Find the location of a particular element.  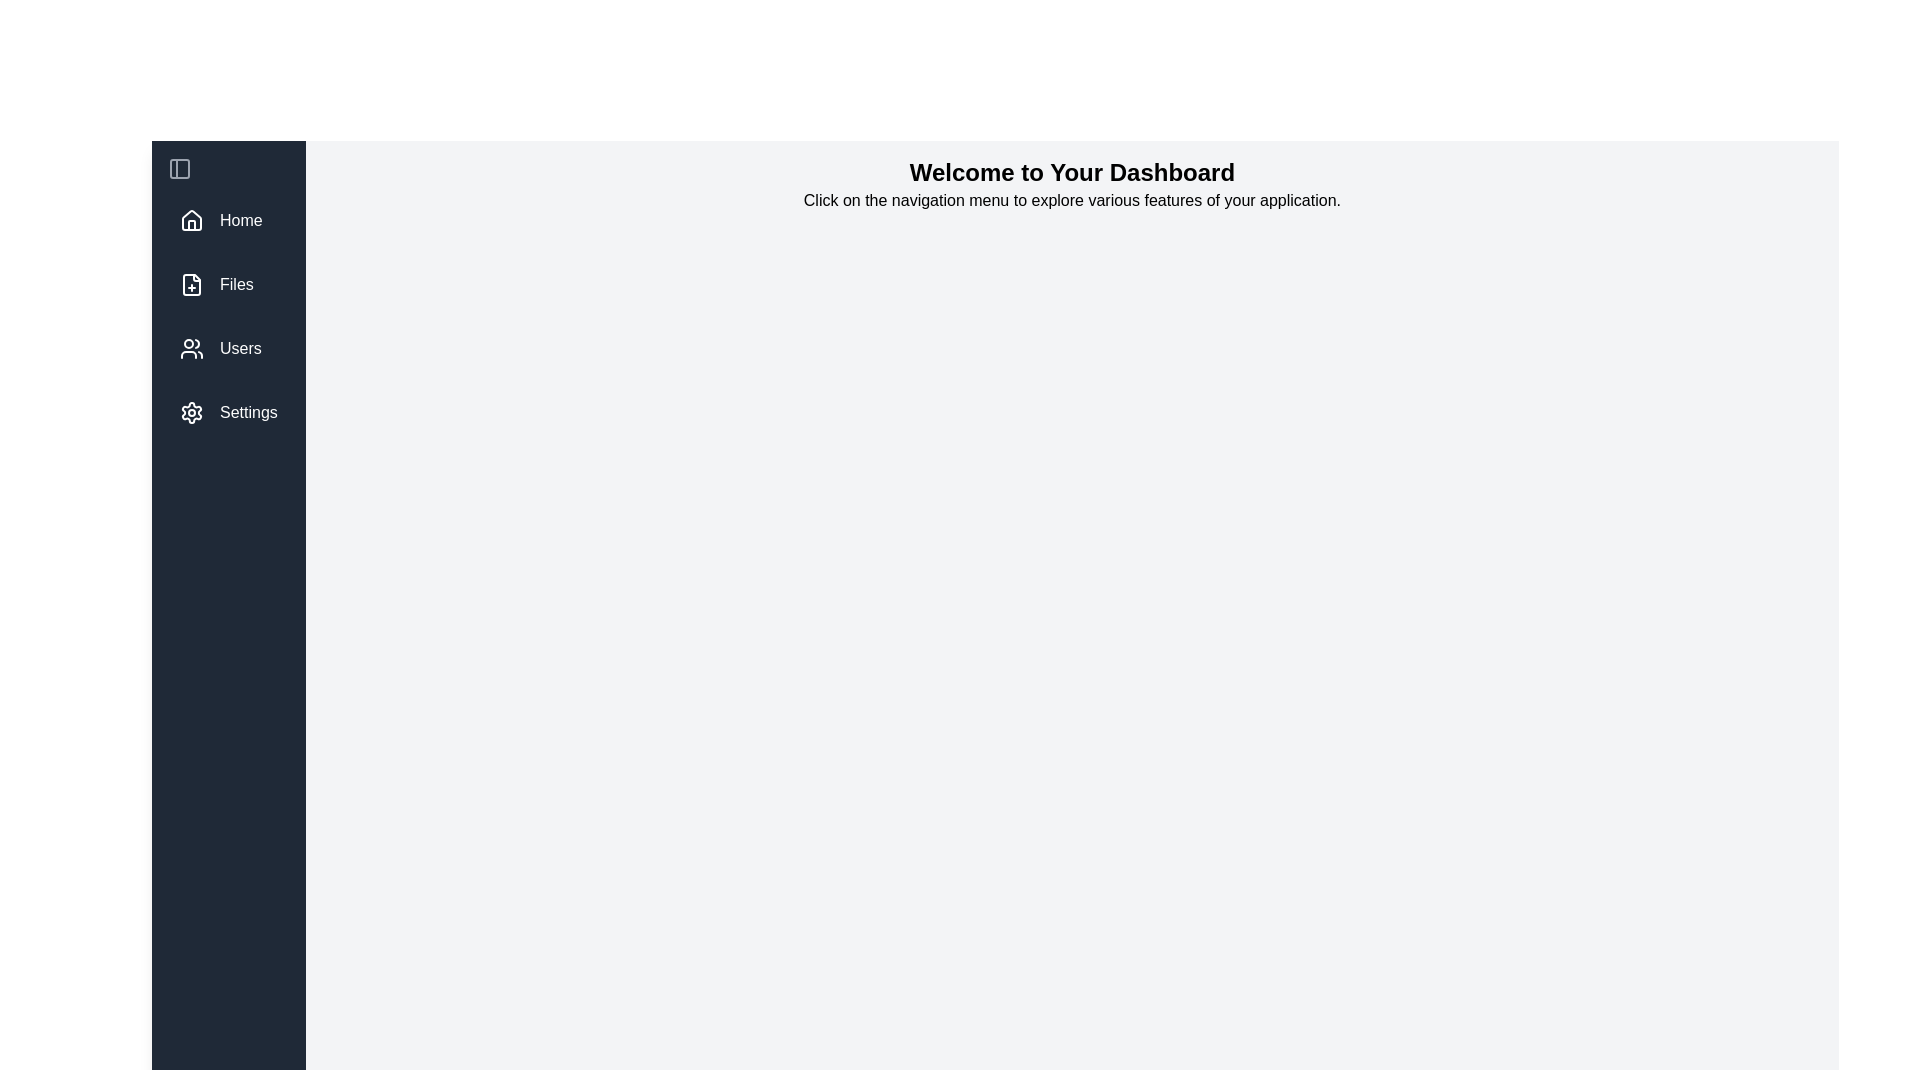

on the text label displaying 'Users' in the vertical navigation bar on the left side of the interface is located at coordinates (240, 347).